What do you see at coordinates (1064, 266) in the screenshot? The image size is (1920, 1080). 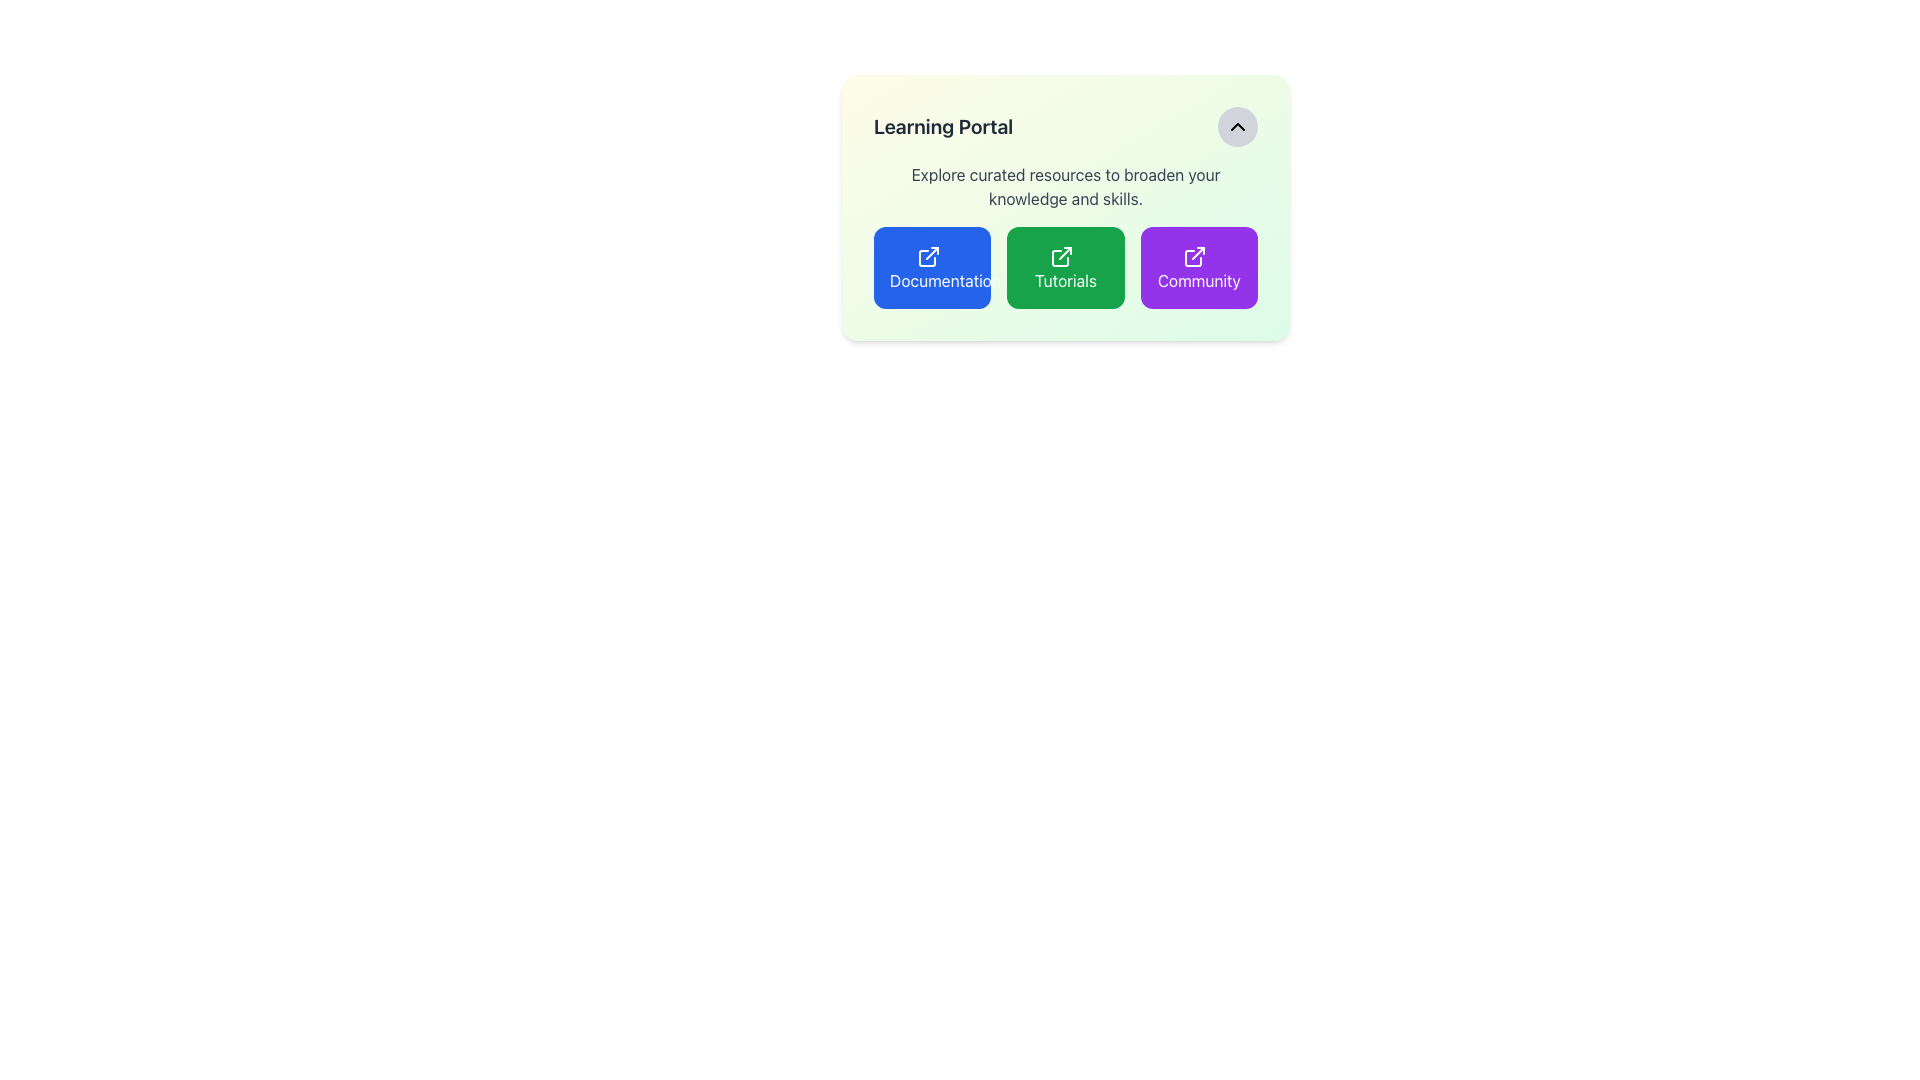 I see `the green 'Tutorials' button, which is the middle button among three buttons in the 'Learning Portal' section` at bounding box center [1064, 266].